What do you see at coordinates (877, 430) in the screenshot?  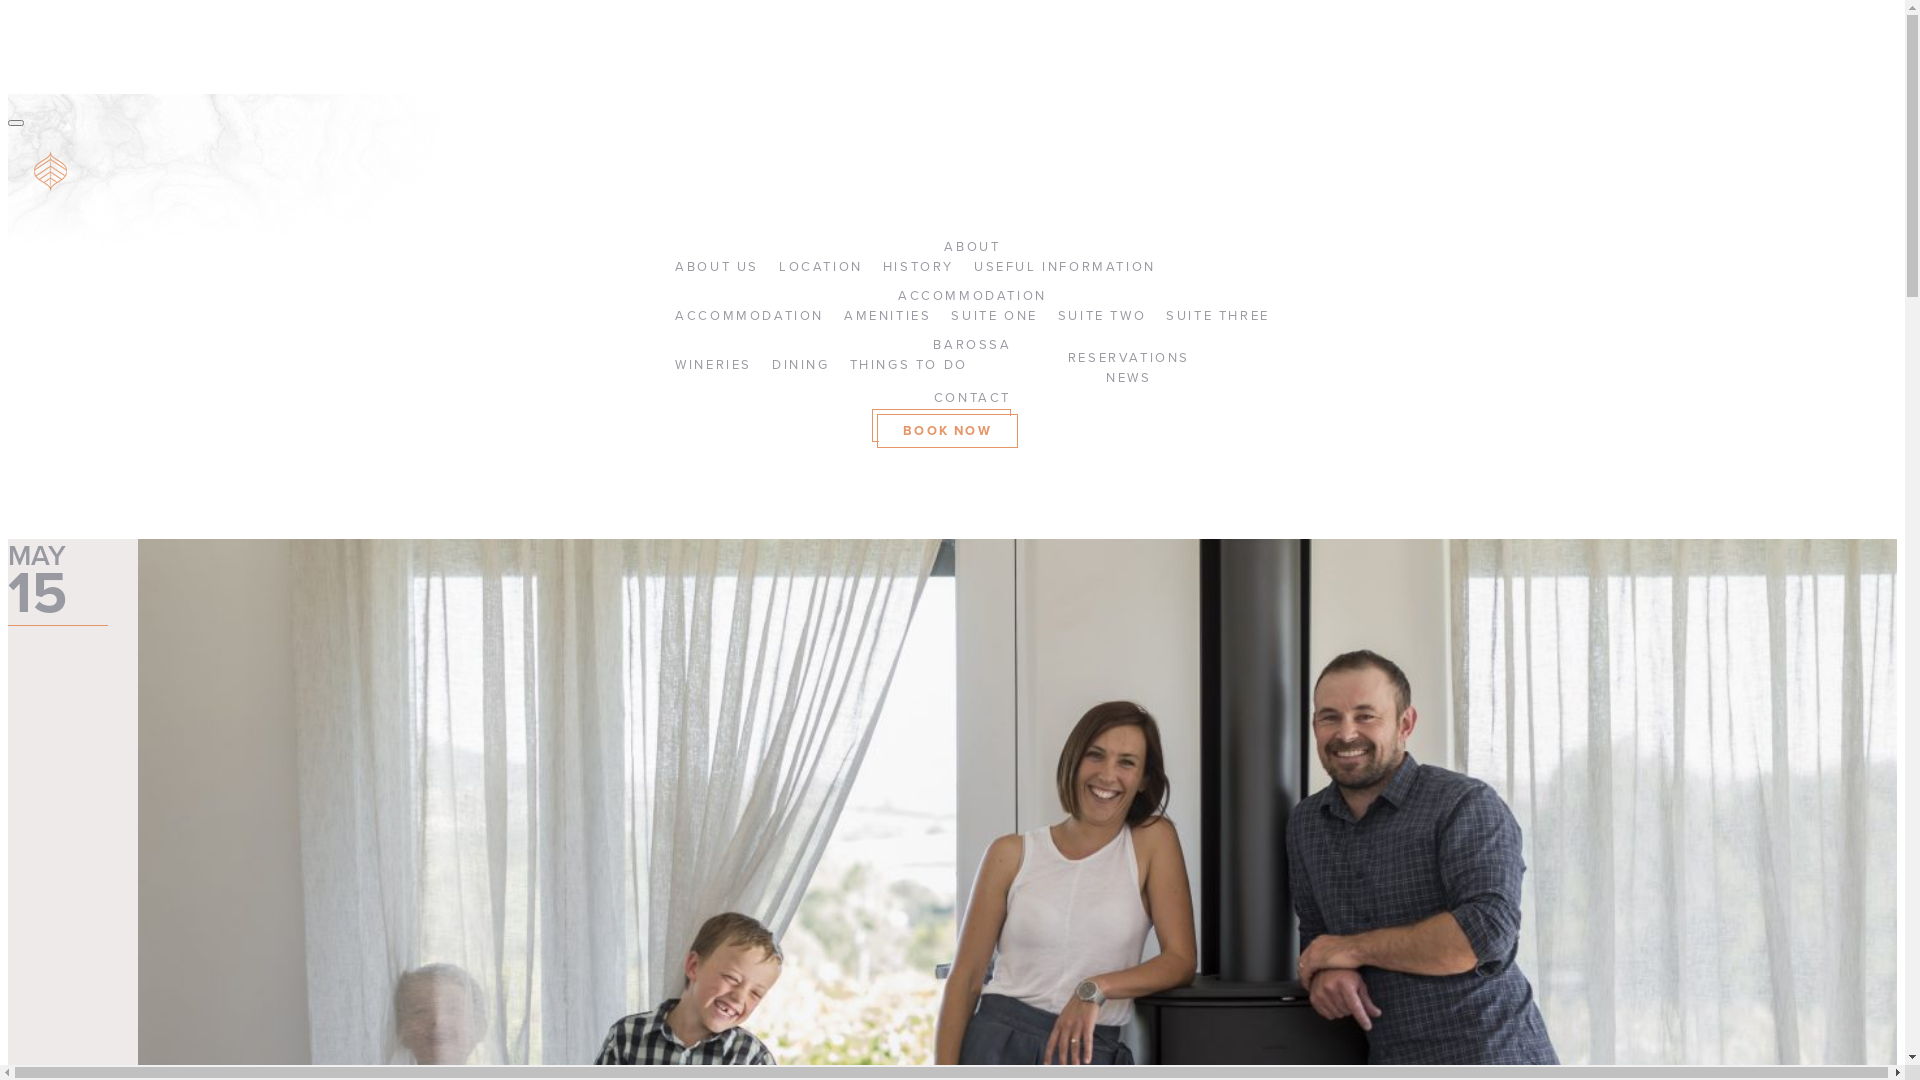 I see `'BOOK NOW'` at bounding box center [877, 430].